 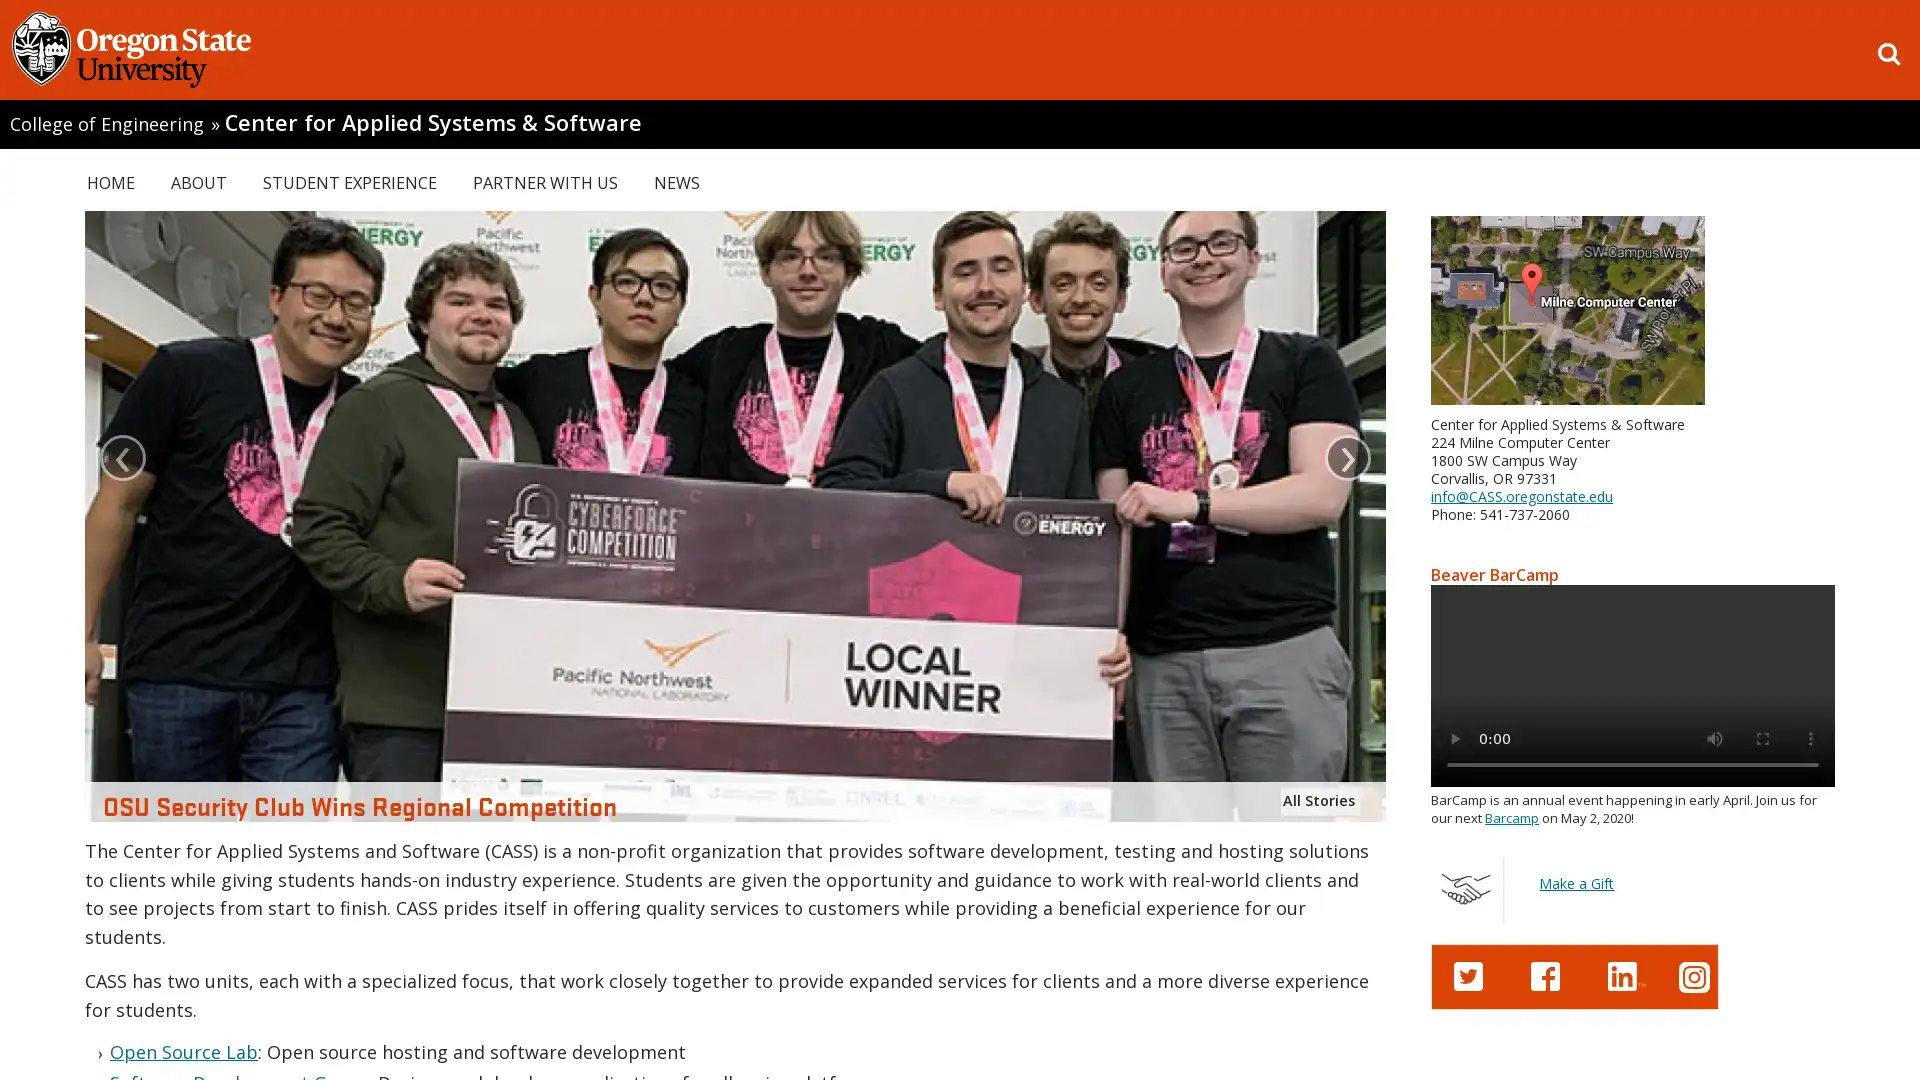 I want to click on enter full screen, so click(x=1761, y=737).